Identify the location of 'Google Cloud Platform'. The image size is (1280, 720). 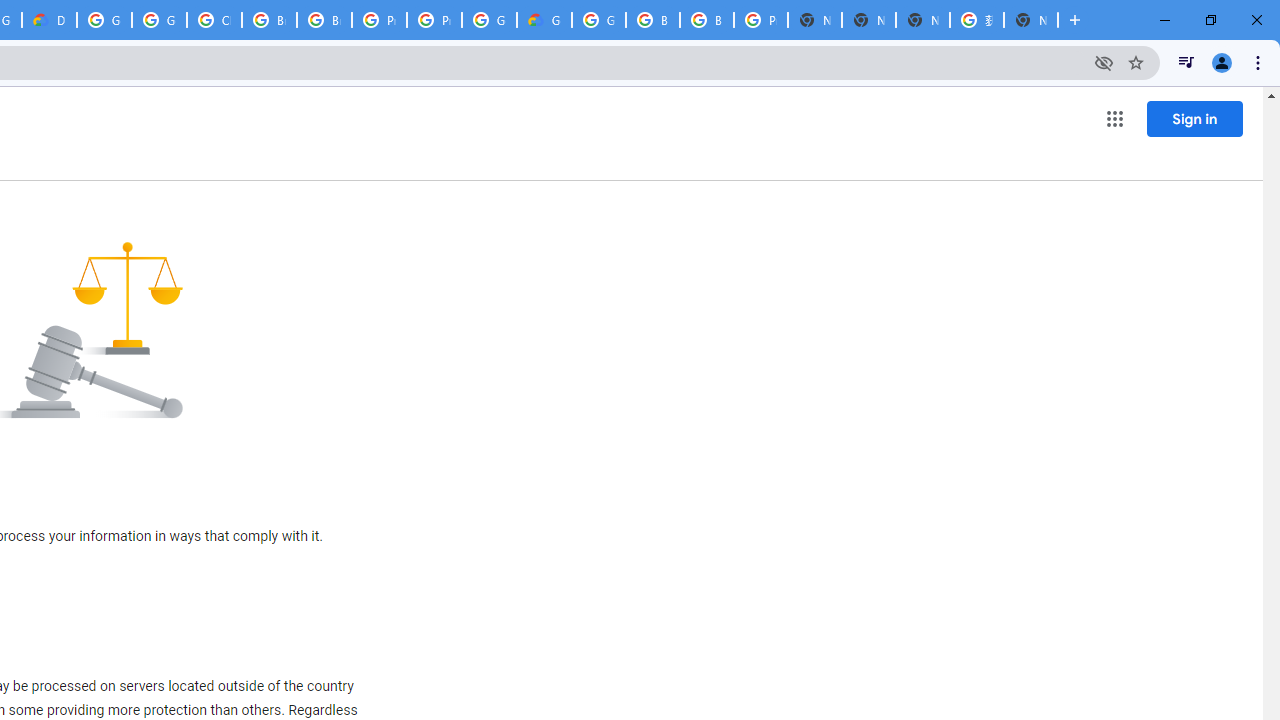
(489, 20).